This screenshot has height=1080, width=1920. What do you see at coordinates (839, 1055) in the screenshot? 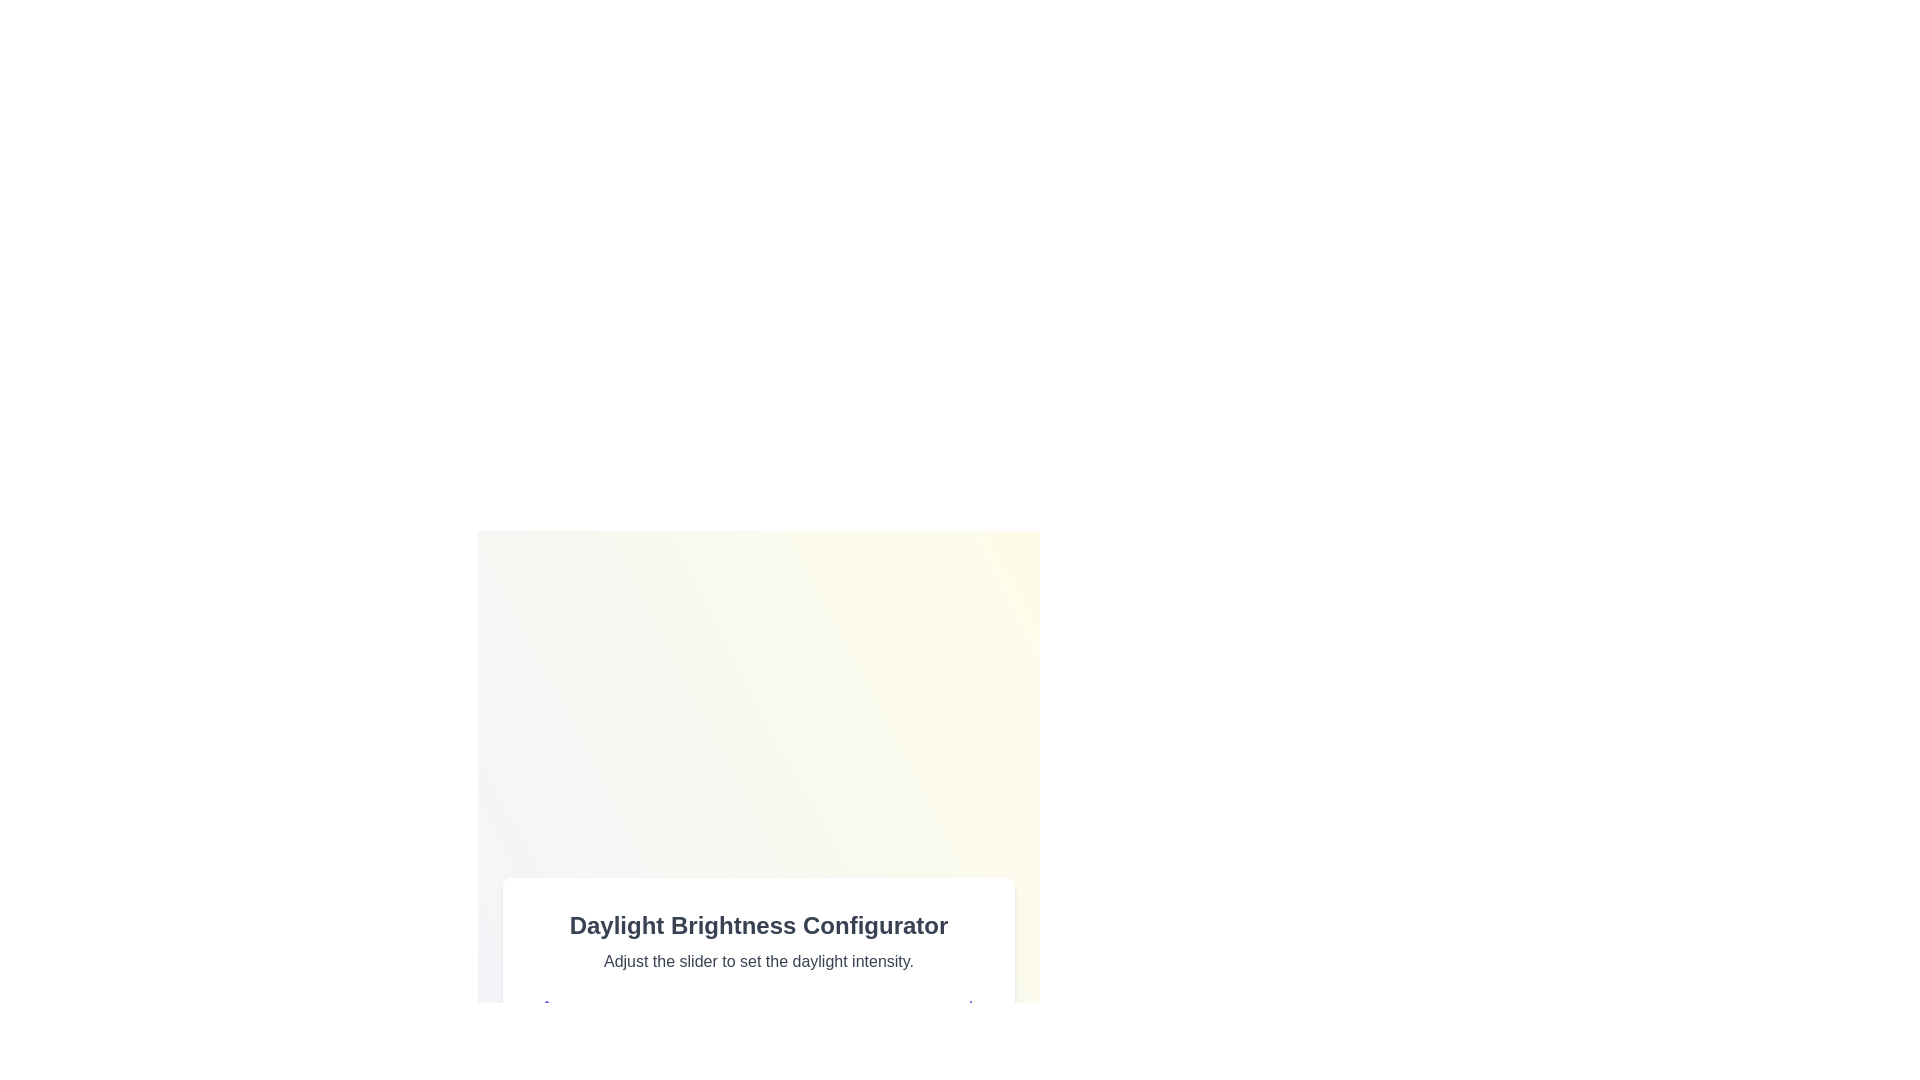
I see `the brightness slider to set the daylight intensity to 68%` at bounding box center [839, 1055].